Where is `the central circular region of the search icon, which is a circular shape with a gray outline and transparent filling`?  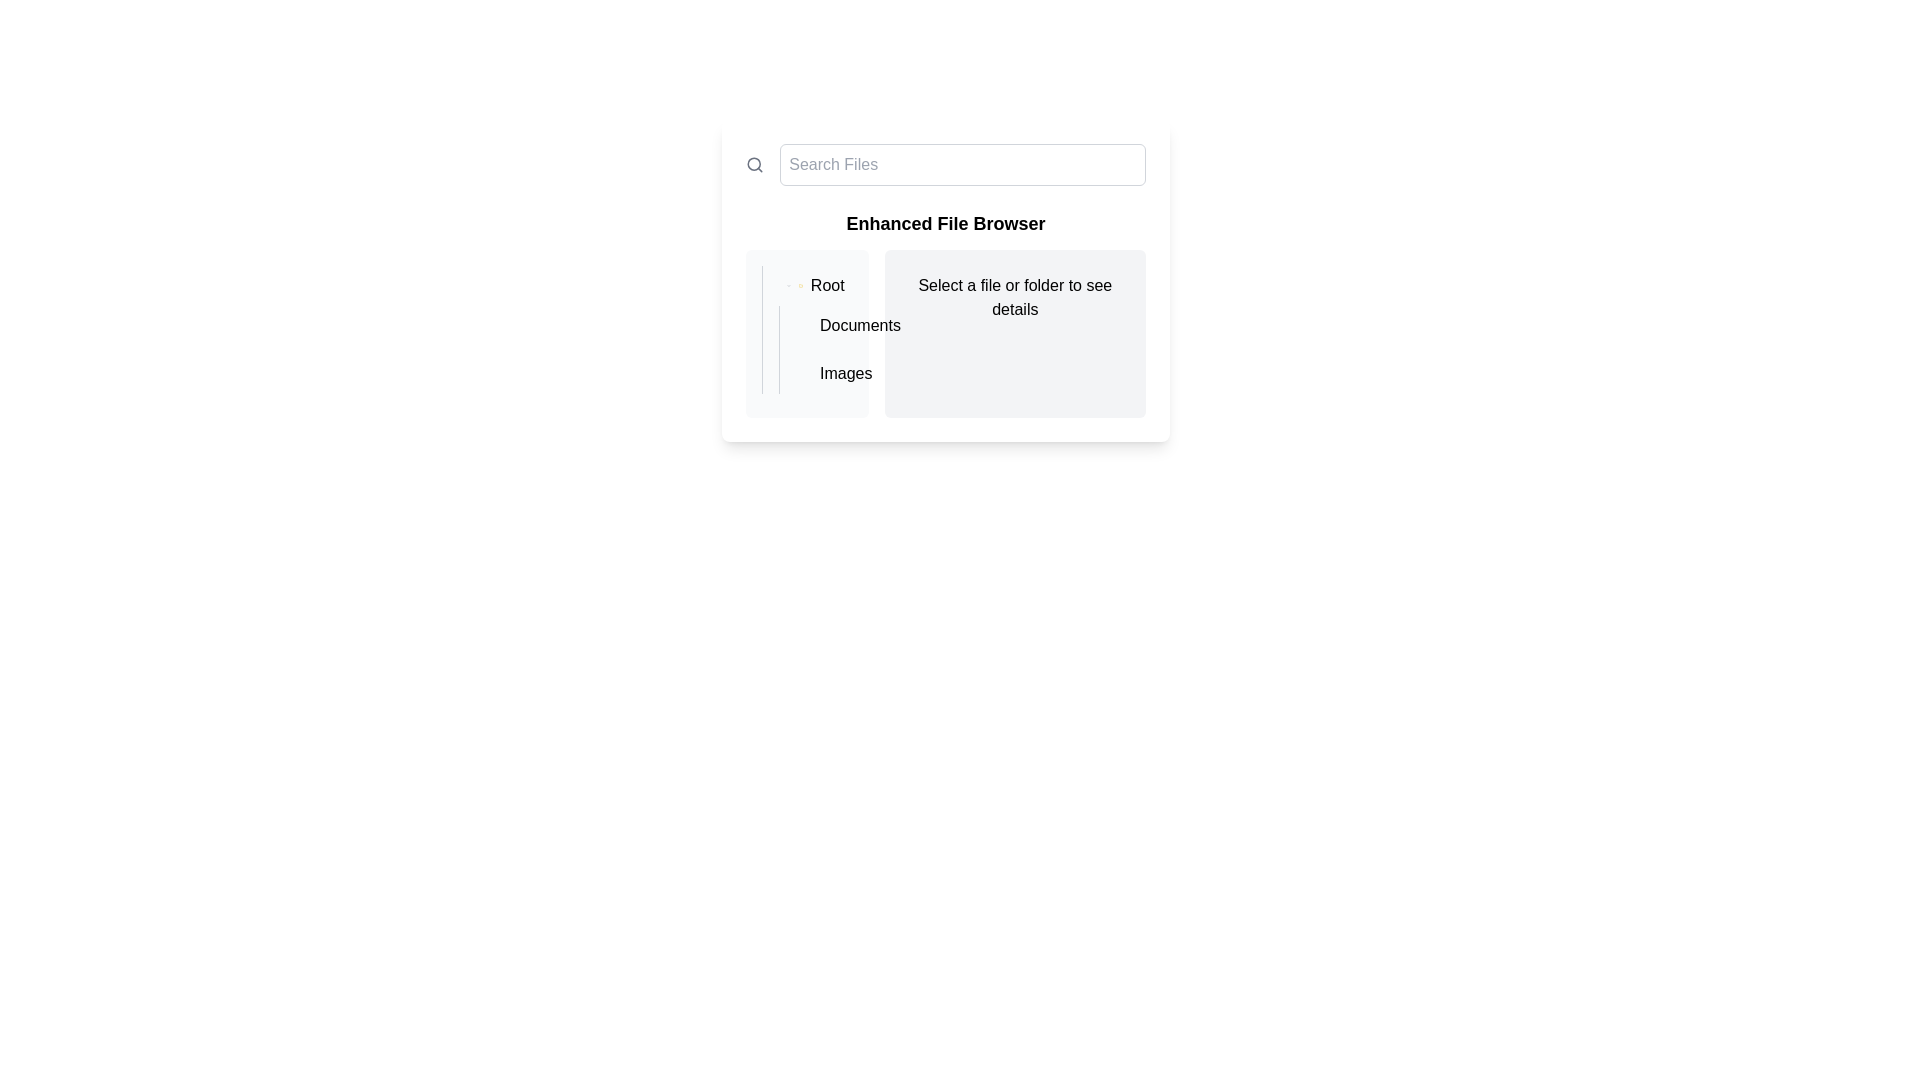
the central circular region of the search icon, which is a circular shape with a gray outline and transparent filling is located at coordinates (753, 163).